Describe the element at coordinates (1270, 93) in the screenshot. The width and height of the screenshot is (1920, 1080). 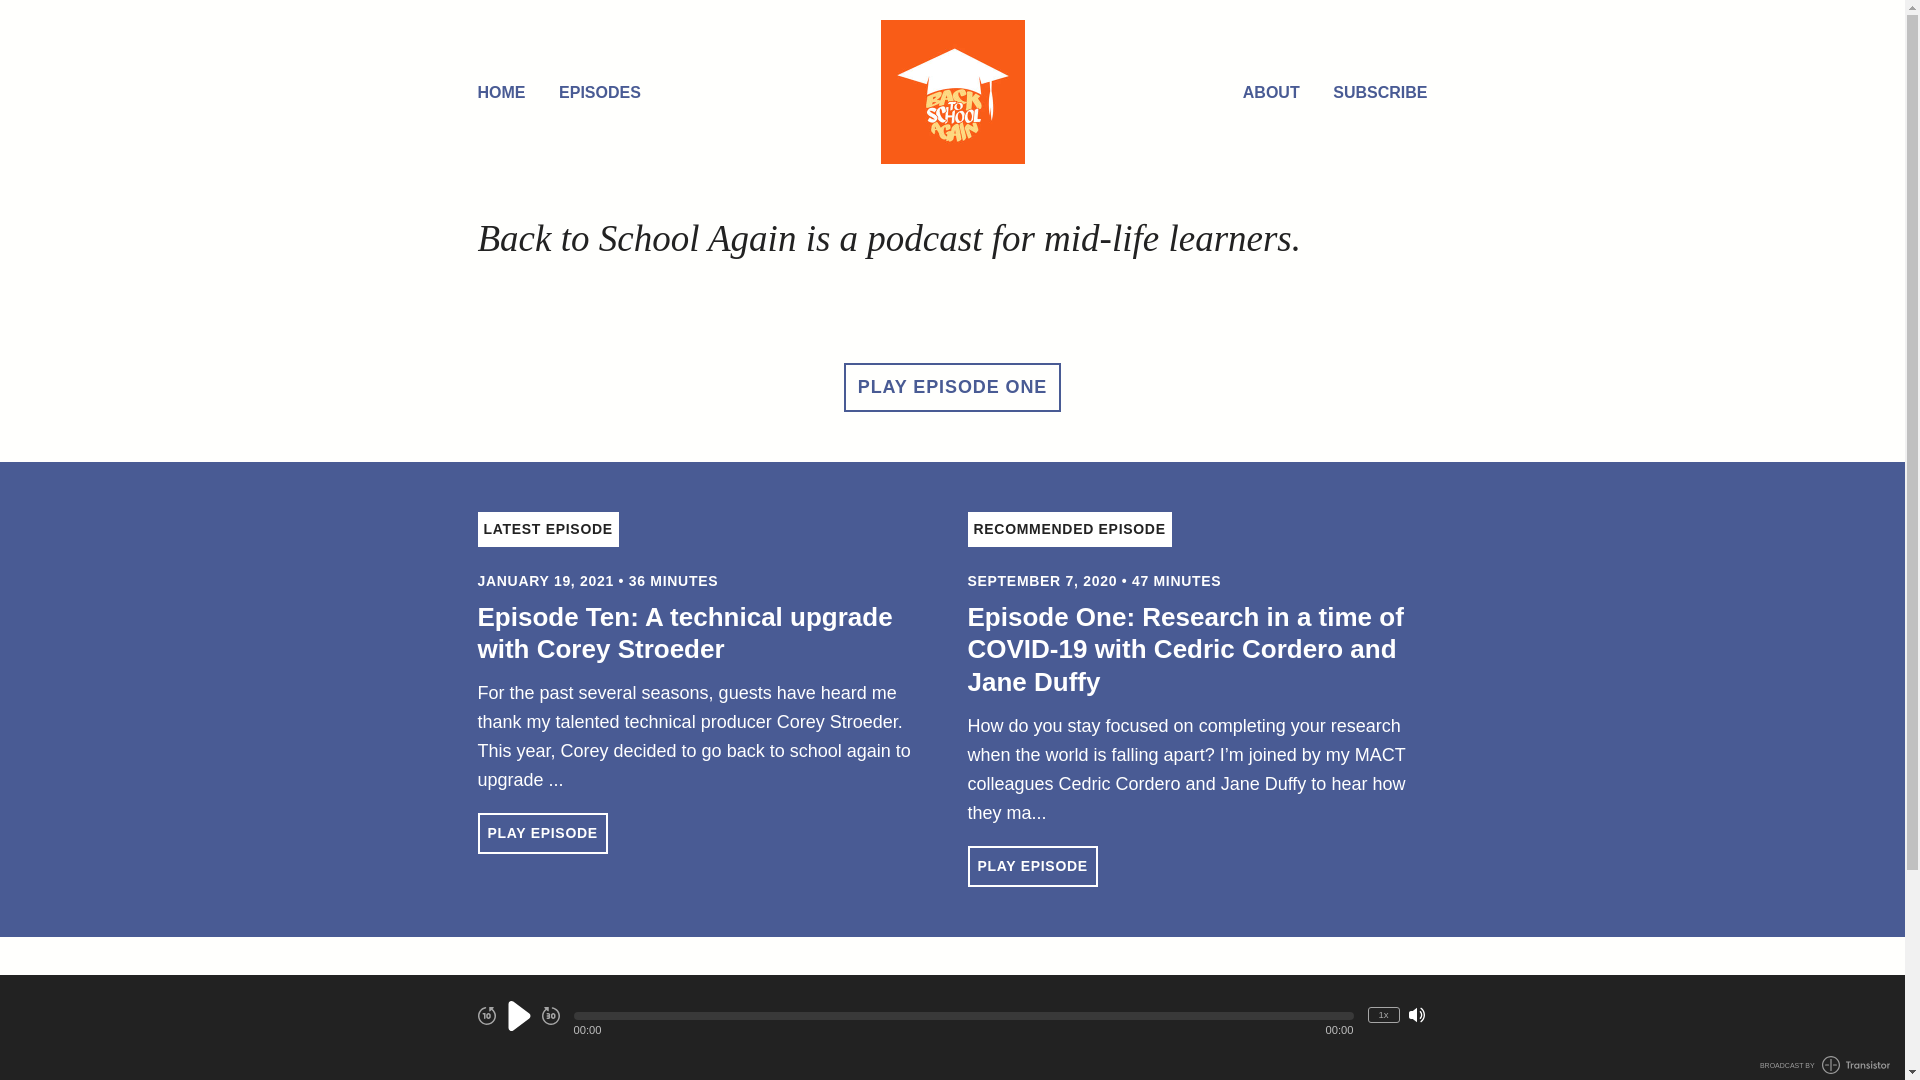
I see `'ABOUT'` at that location.